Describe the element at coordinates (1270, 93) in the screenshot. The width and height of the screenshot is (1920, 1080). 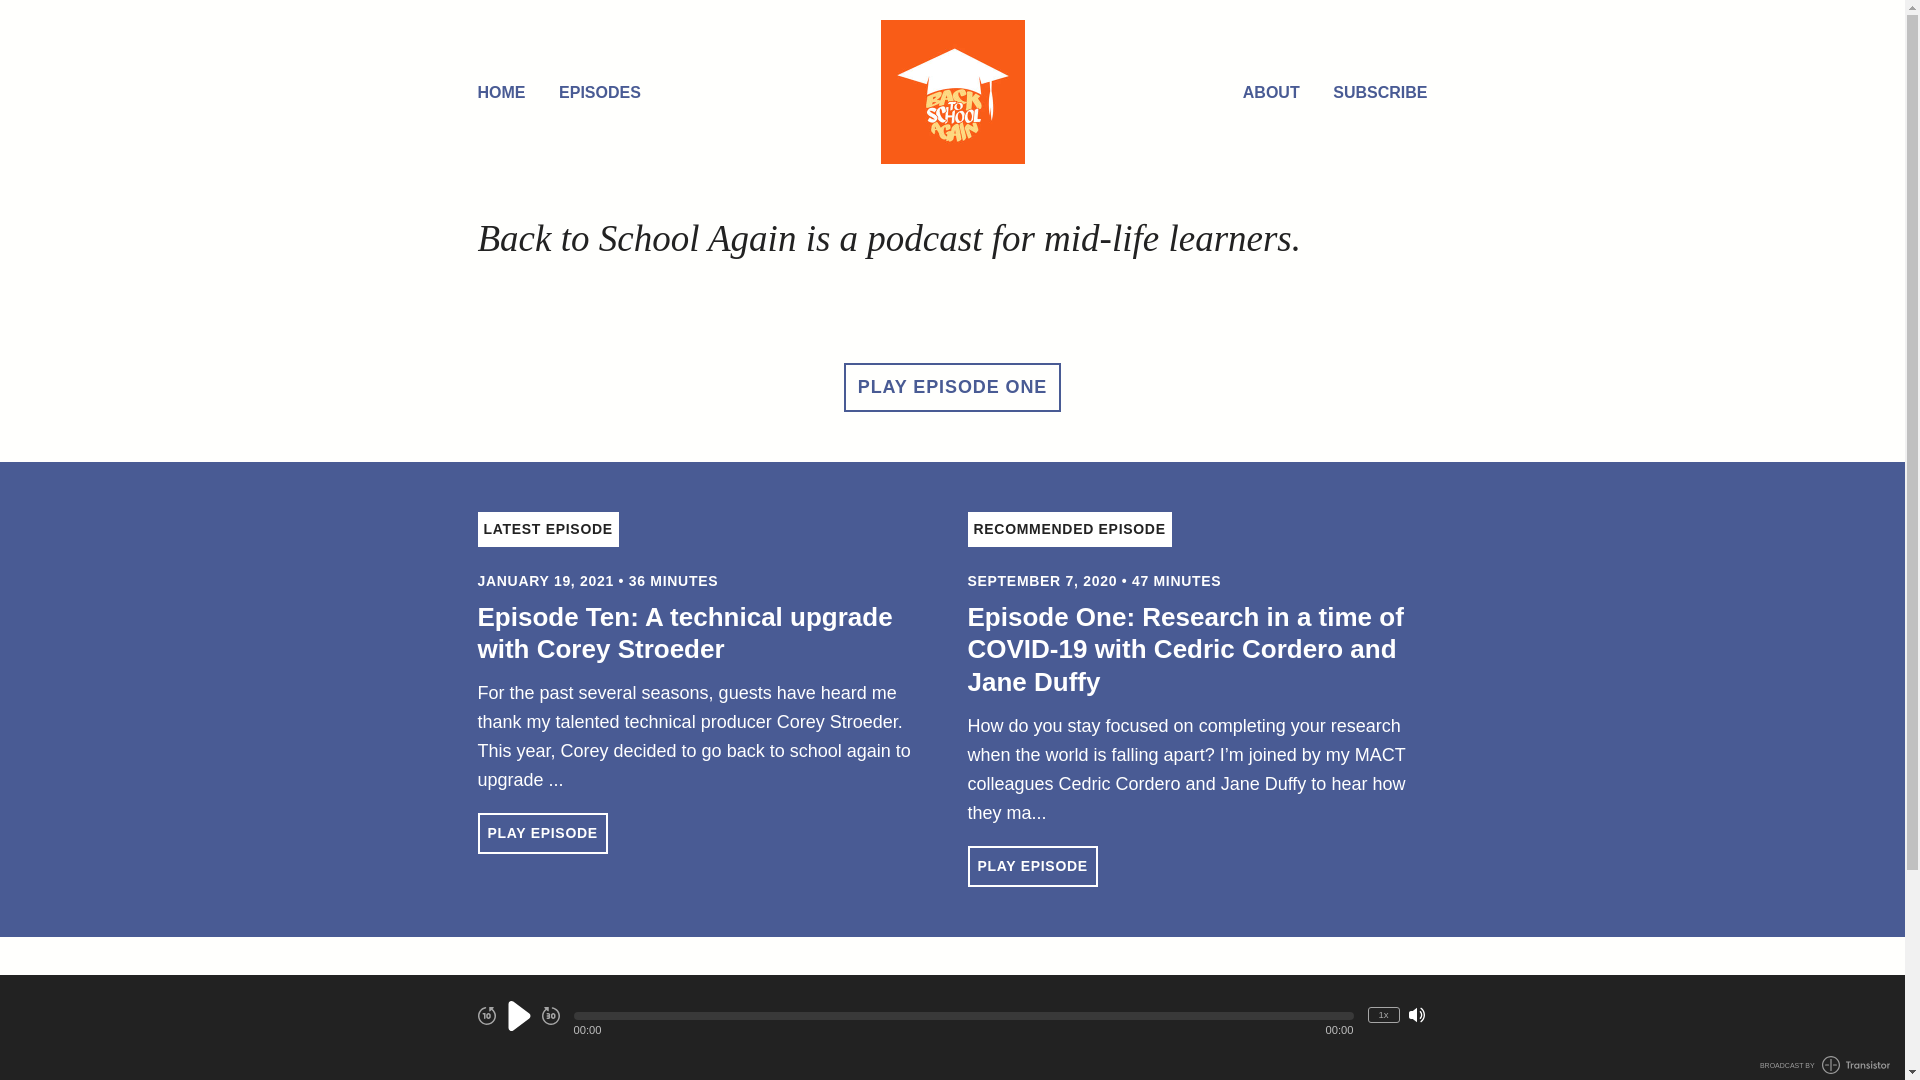
I see `'ABOUT'` at that location.